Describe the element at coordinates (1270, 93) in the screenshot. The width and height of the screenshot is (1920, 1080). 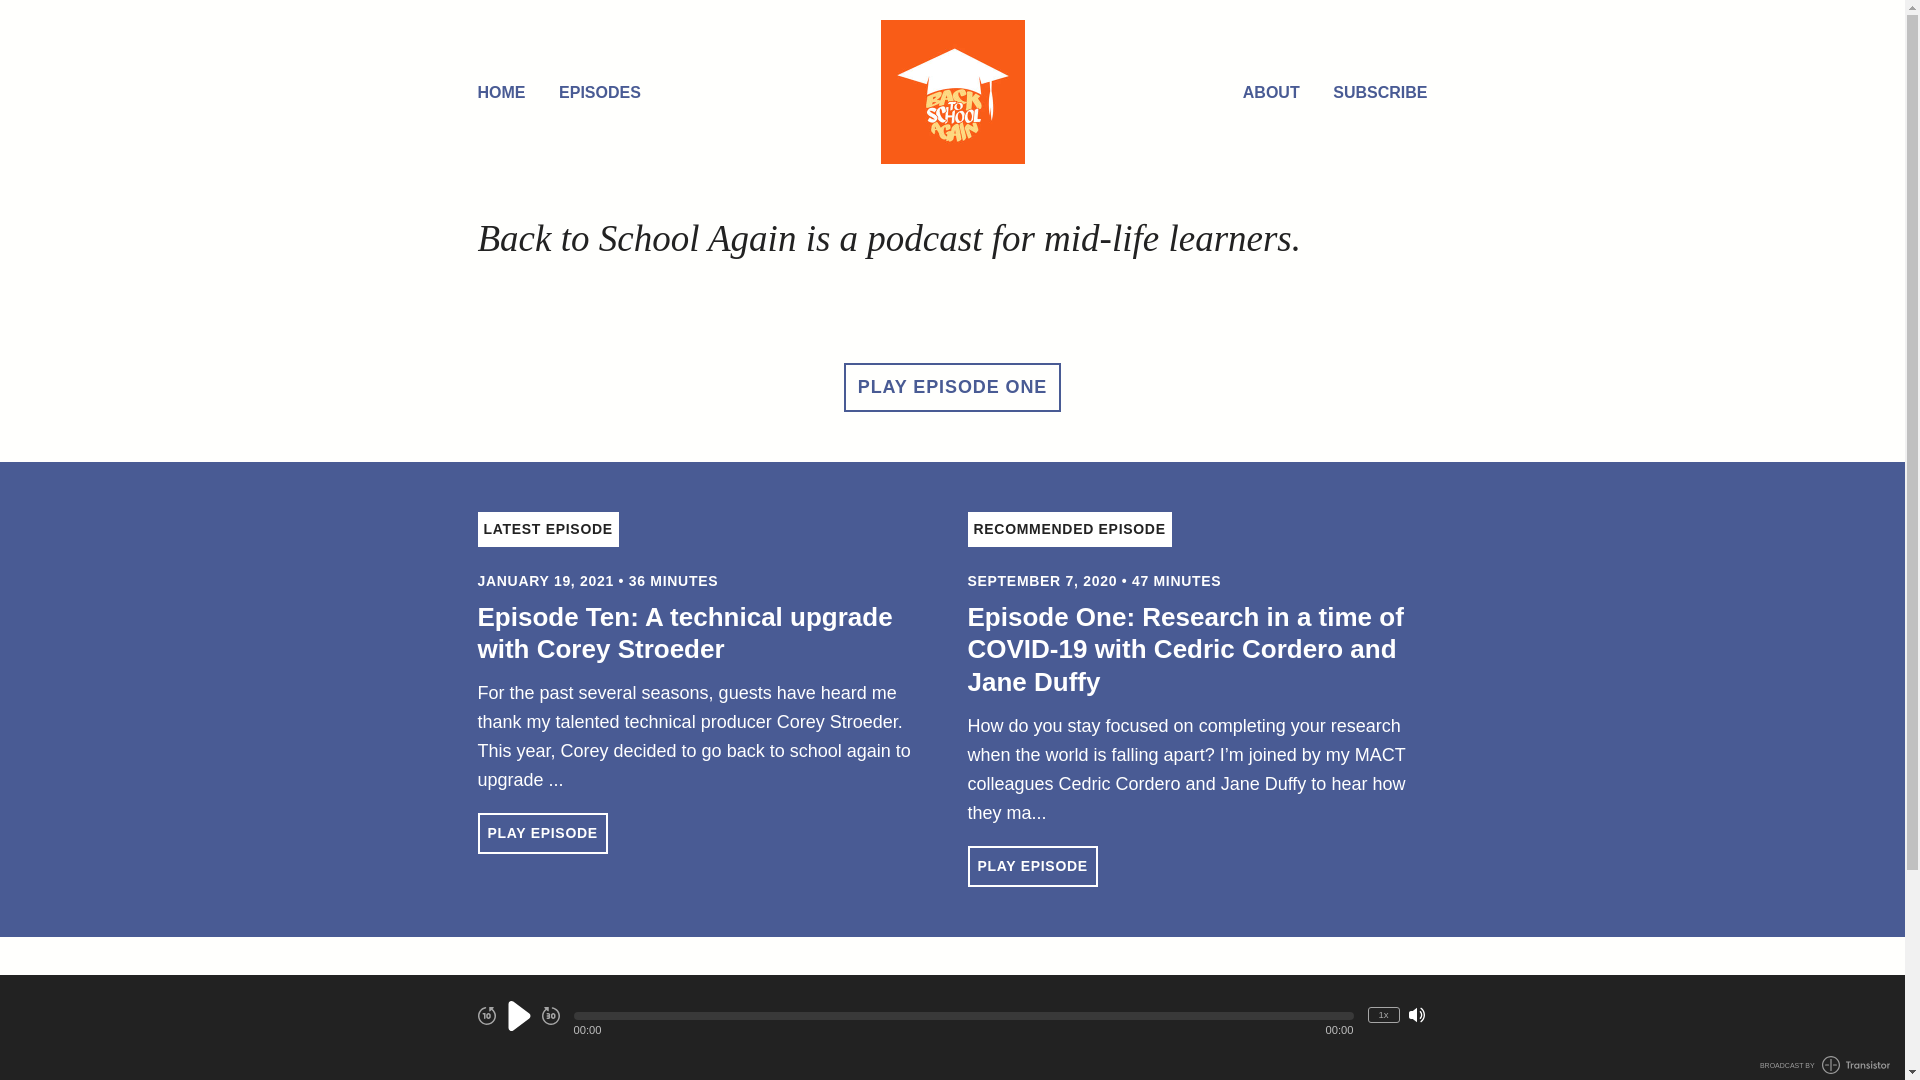
I see `'ABOUT'` at that location.